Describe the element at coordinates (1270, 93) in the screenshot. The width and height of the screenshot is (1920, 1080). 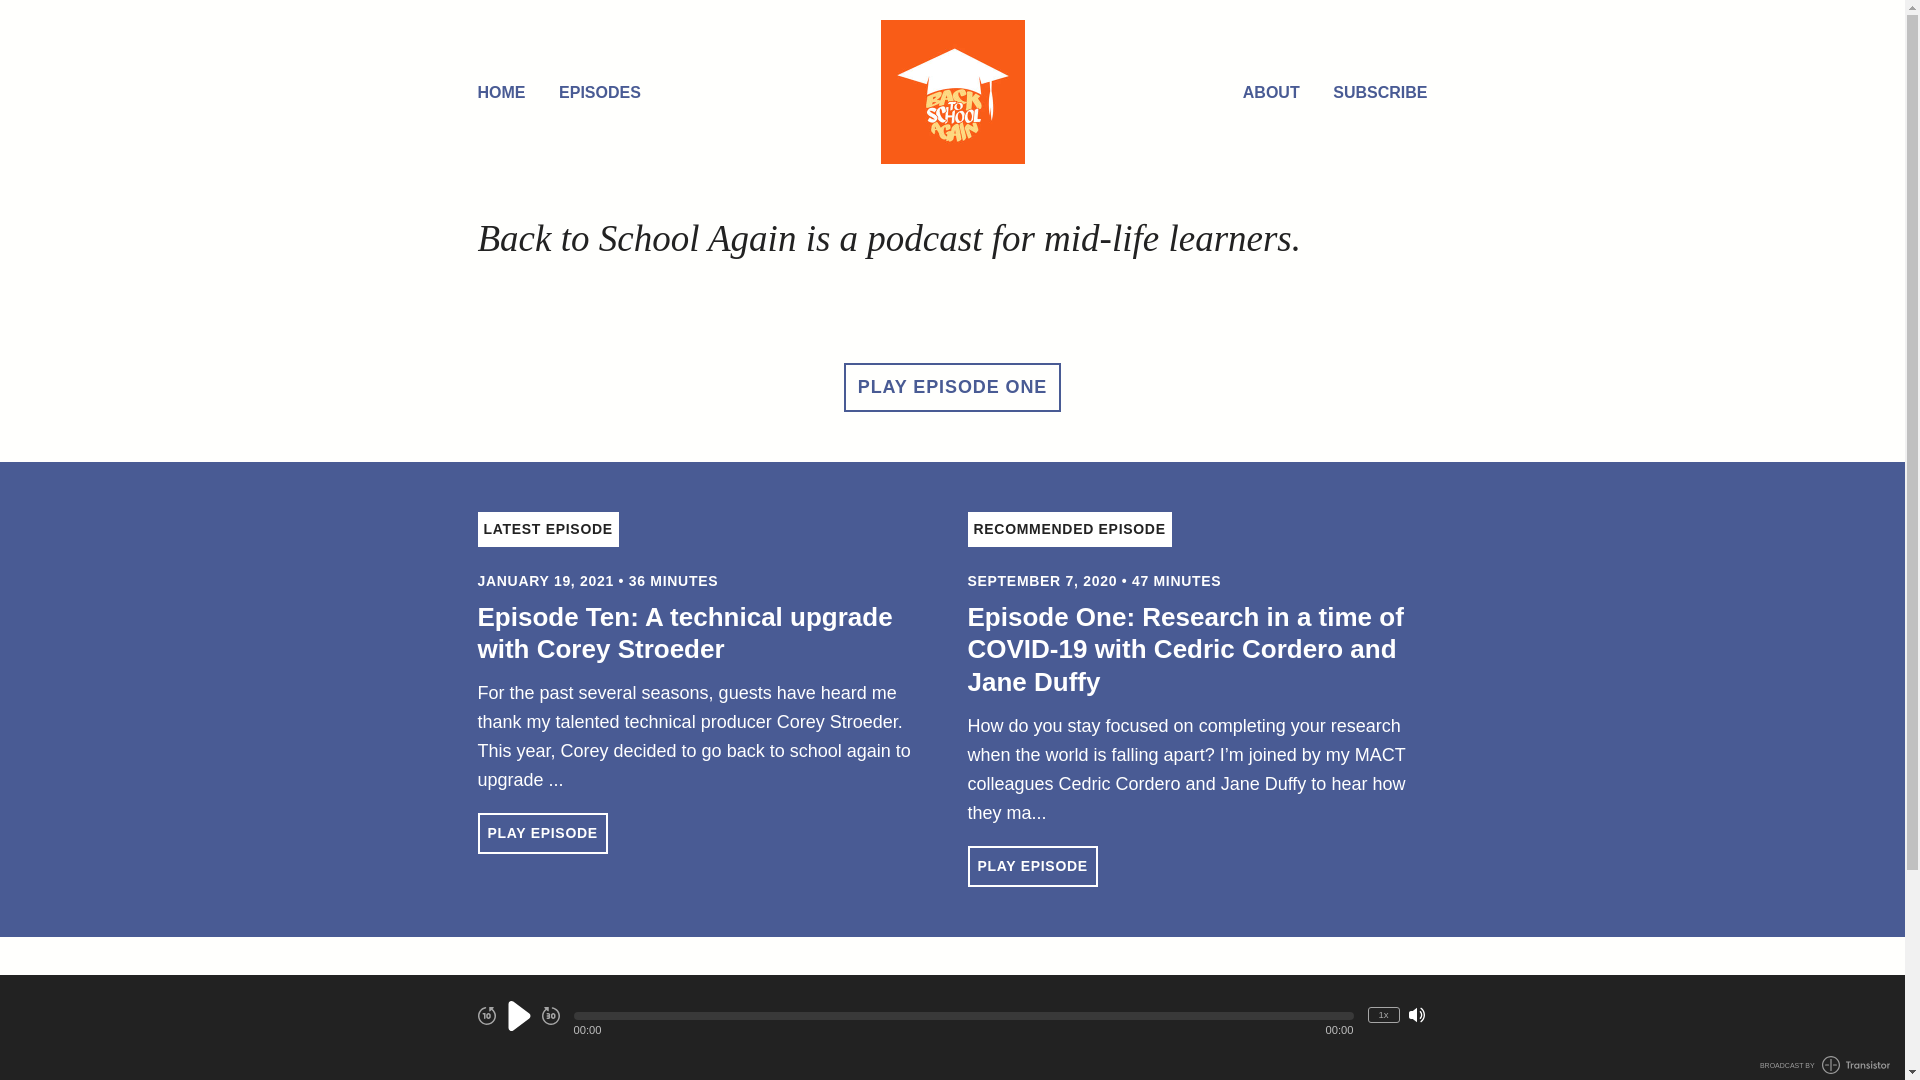
I see `'ABOUT'` at that location.